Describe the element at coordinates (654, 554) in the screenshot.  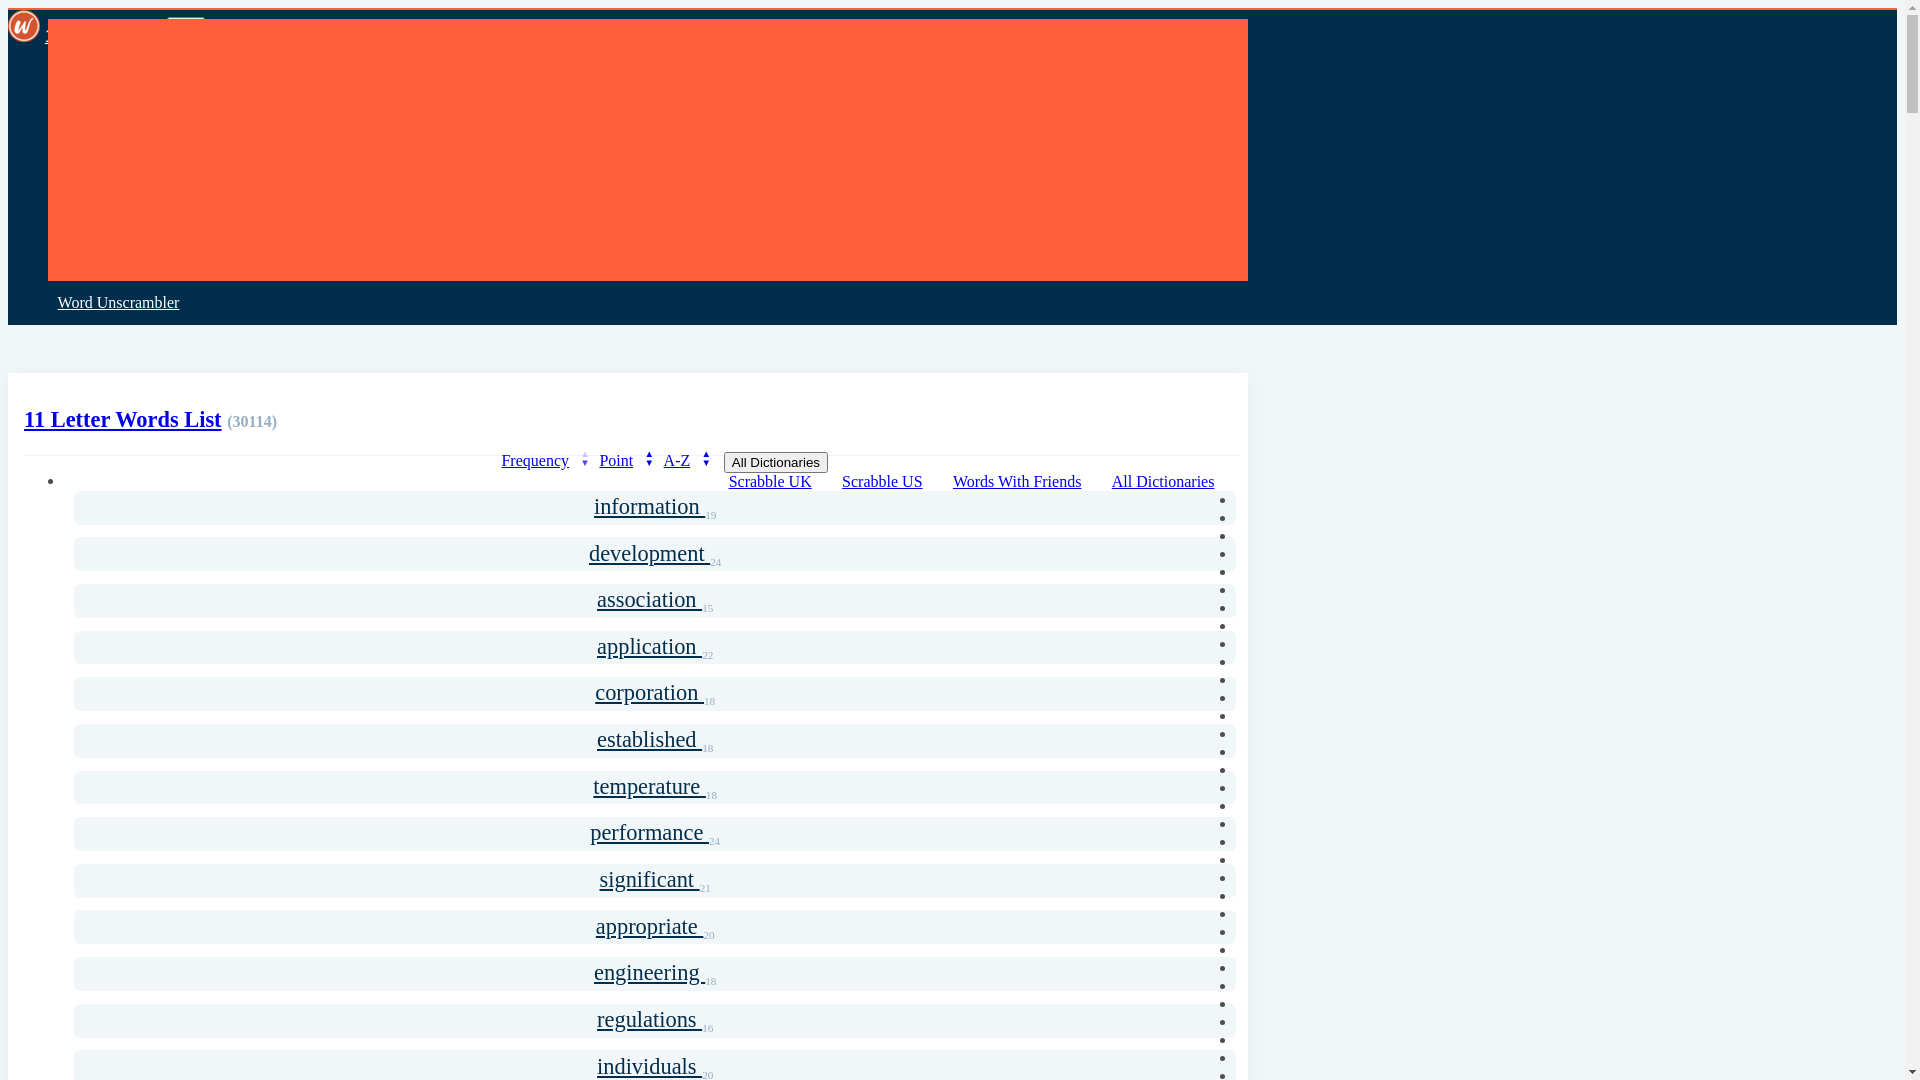
I see `'development 24'` at that location.